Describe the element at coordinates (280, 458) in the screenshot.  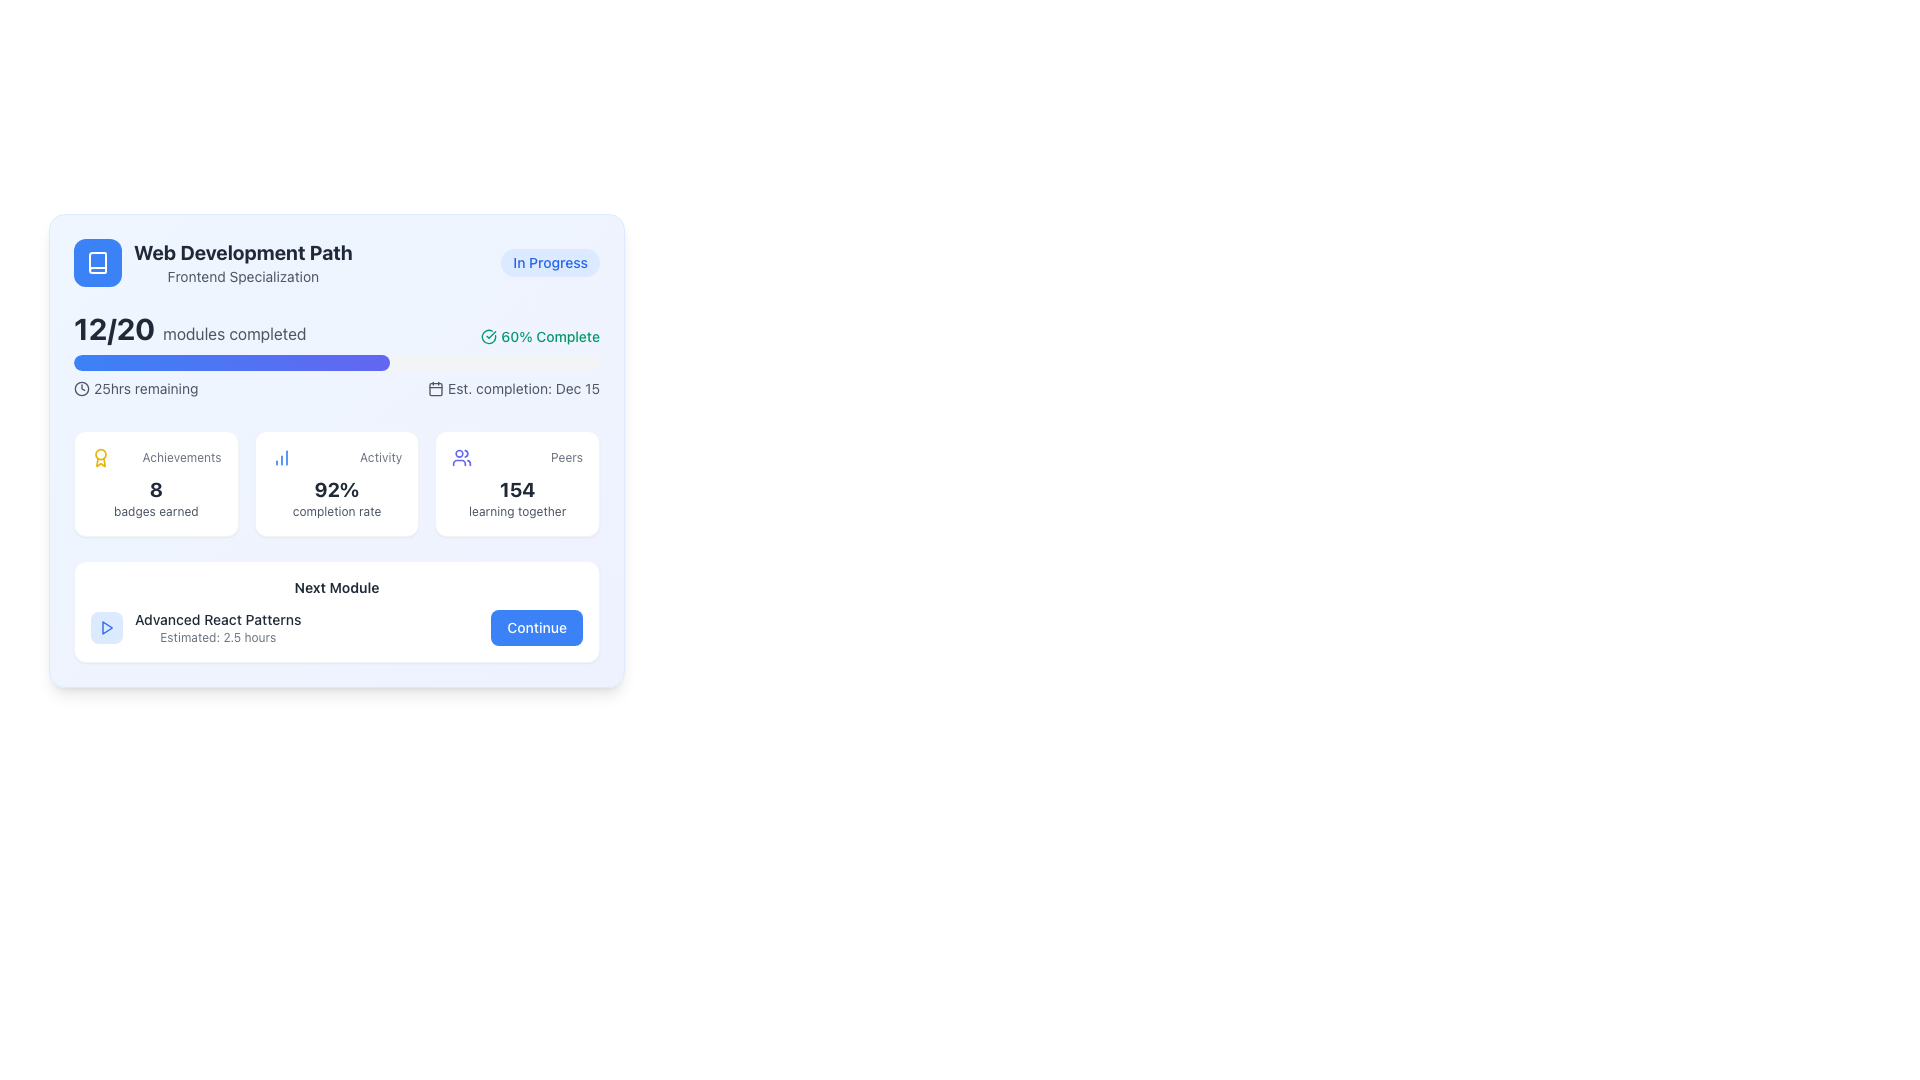
I see `the 'Activity' icon located in the middle of the row containing 'Achievements', 'Activity', and 'Peers', which is situated in the lower middle of the main card` at that location.